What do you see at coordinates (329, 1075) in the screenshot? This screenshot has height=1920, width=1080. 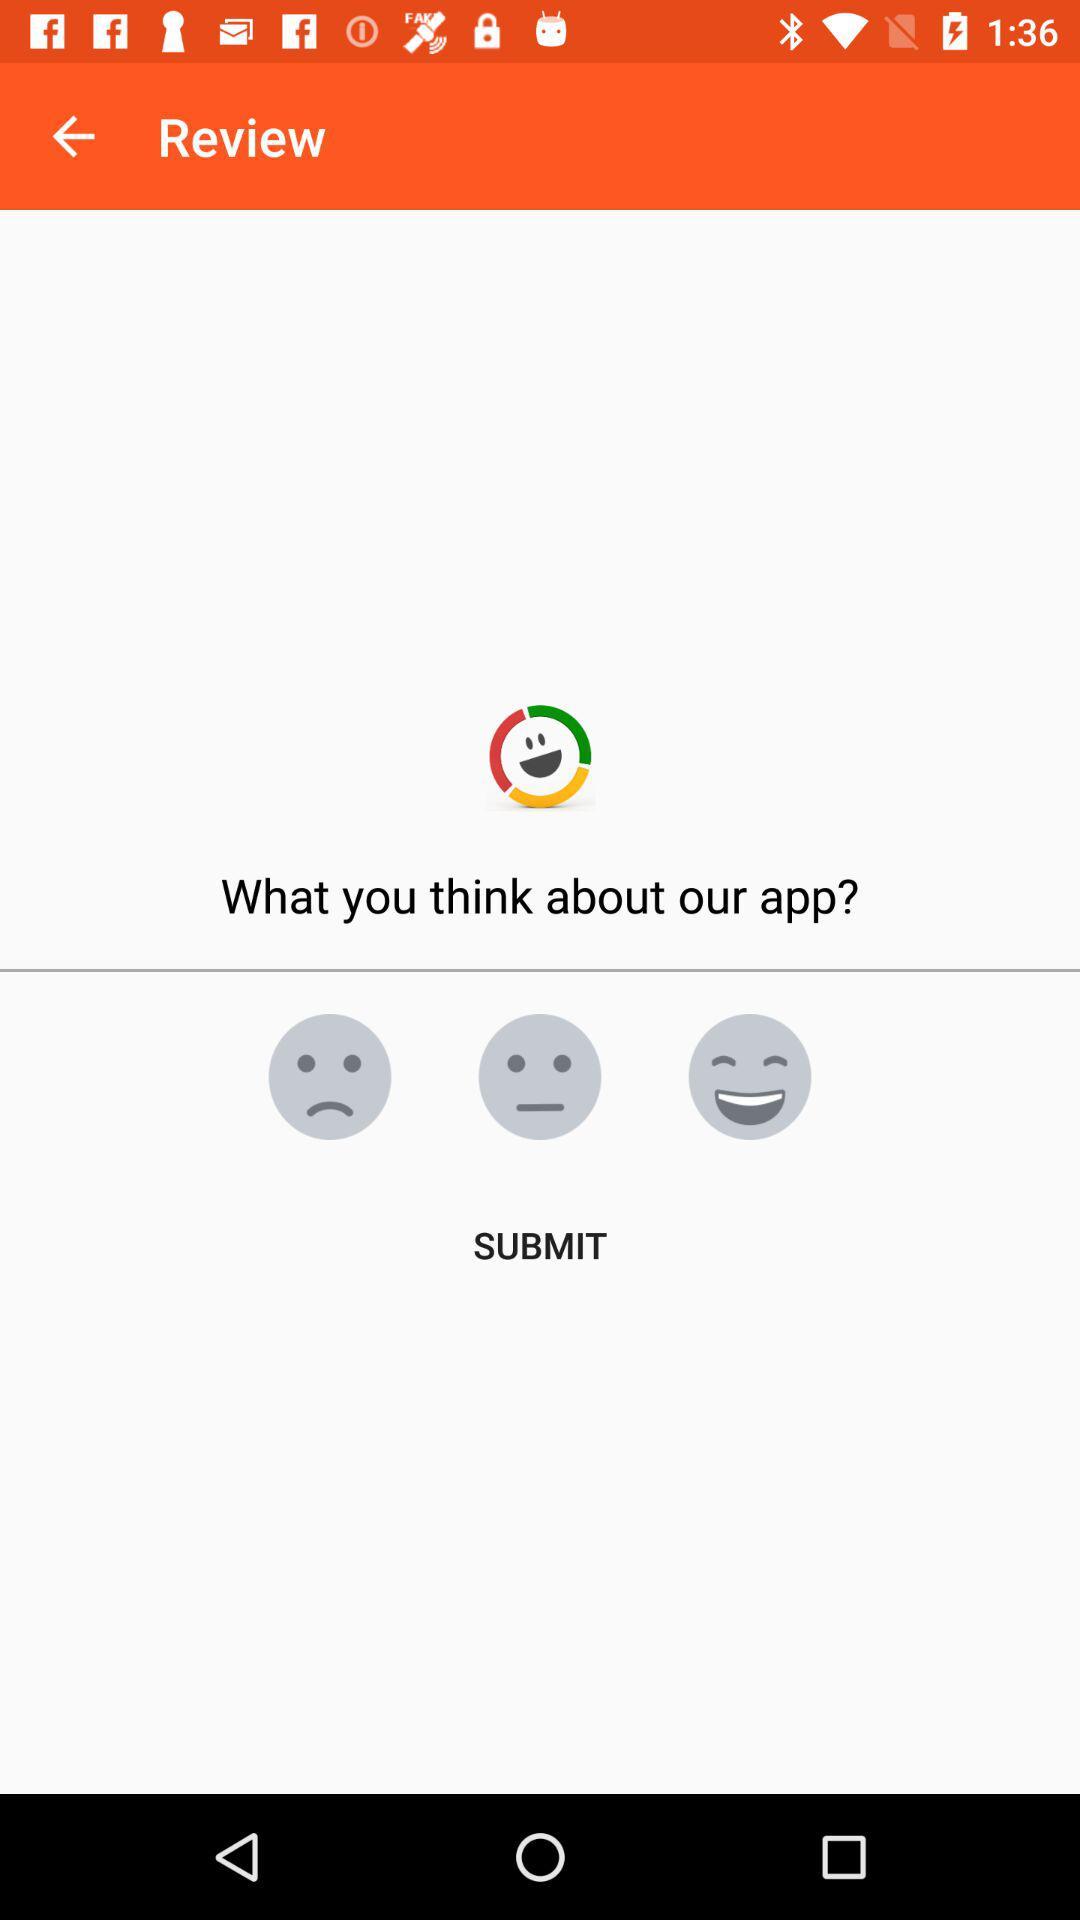 I see `the item above submit item` at bounding box center [329, 1075].